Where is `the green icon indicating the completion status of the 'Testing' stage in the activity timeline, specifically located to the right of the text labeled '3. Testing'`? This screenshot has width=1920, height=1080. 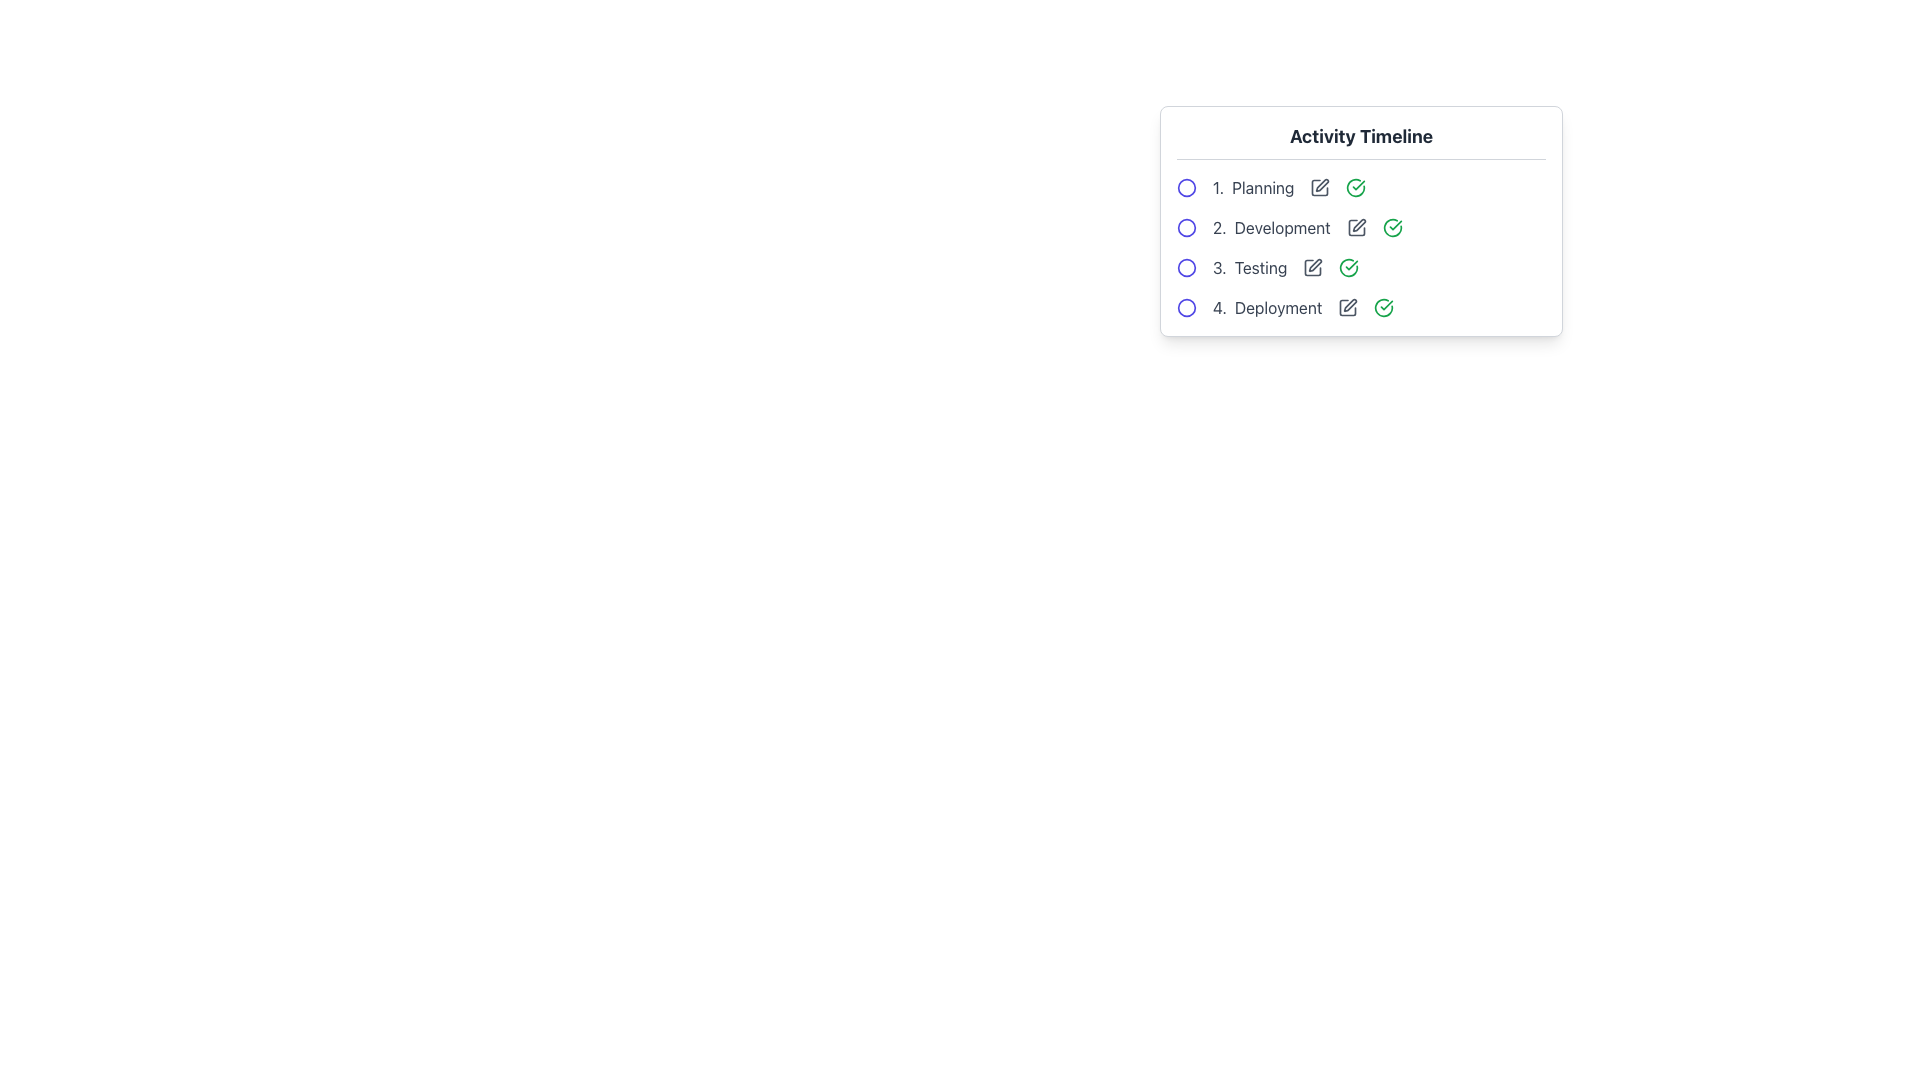 the green icon indicating the completion status of the 'Testing' stage in the activity timeline, specifically located to the right of the text labeled '3. Testing' is located at coordinates (1349, 266).